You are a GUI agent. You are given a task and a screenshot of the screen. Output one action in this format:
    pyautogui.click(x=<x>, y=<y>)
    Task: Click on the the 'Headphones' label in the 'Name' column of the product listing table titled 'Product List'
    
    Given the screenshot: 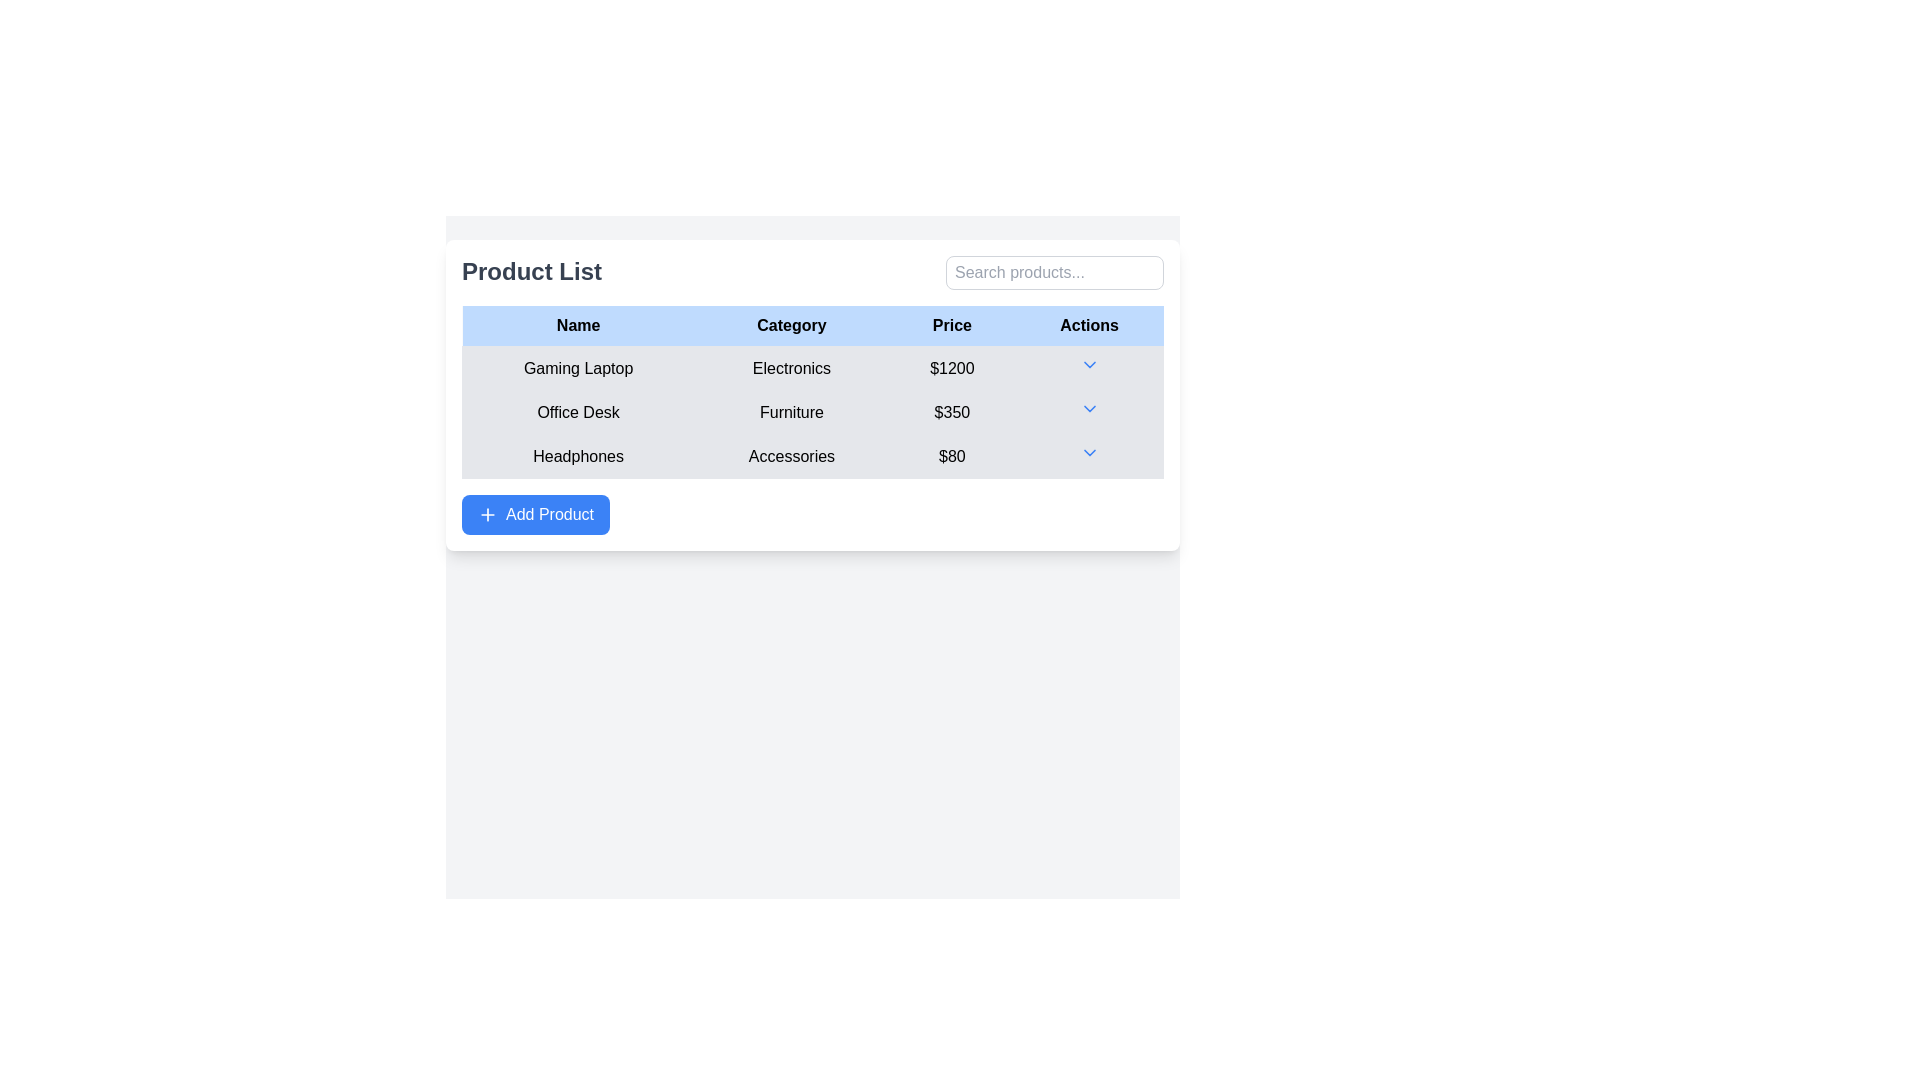 What is the action you would take?
    pyautogui.click(x=577, y=456)
    